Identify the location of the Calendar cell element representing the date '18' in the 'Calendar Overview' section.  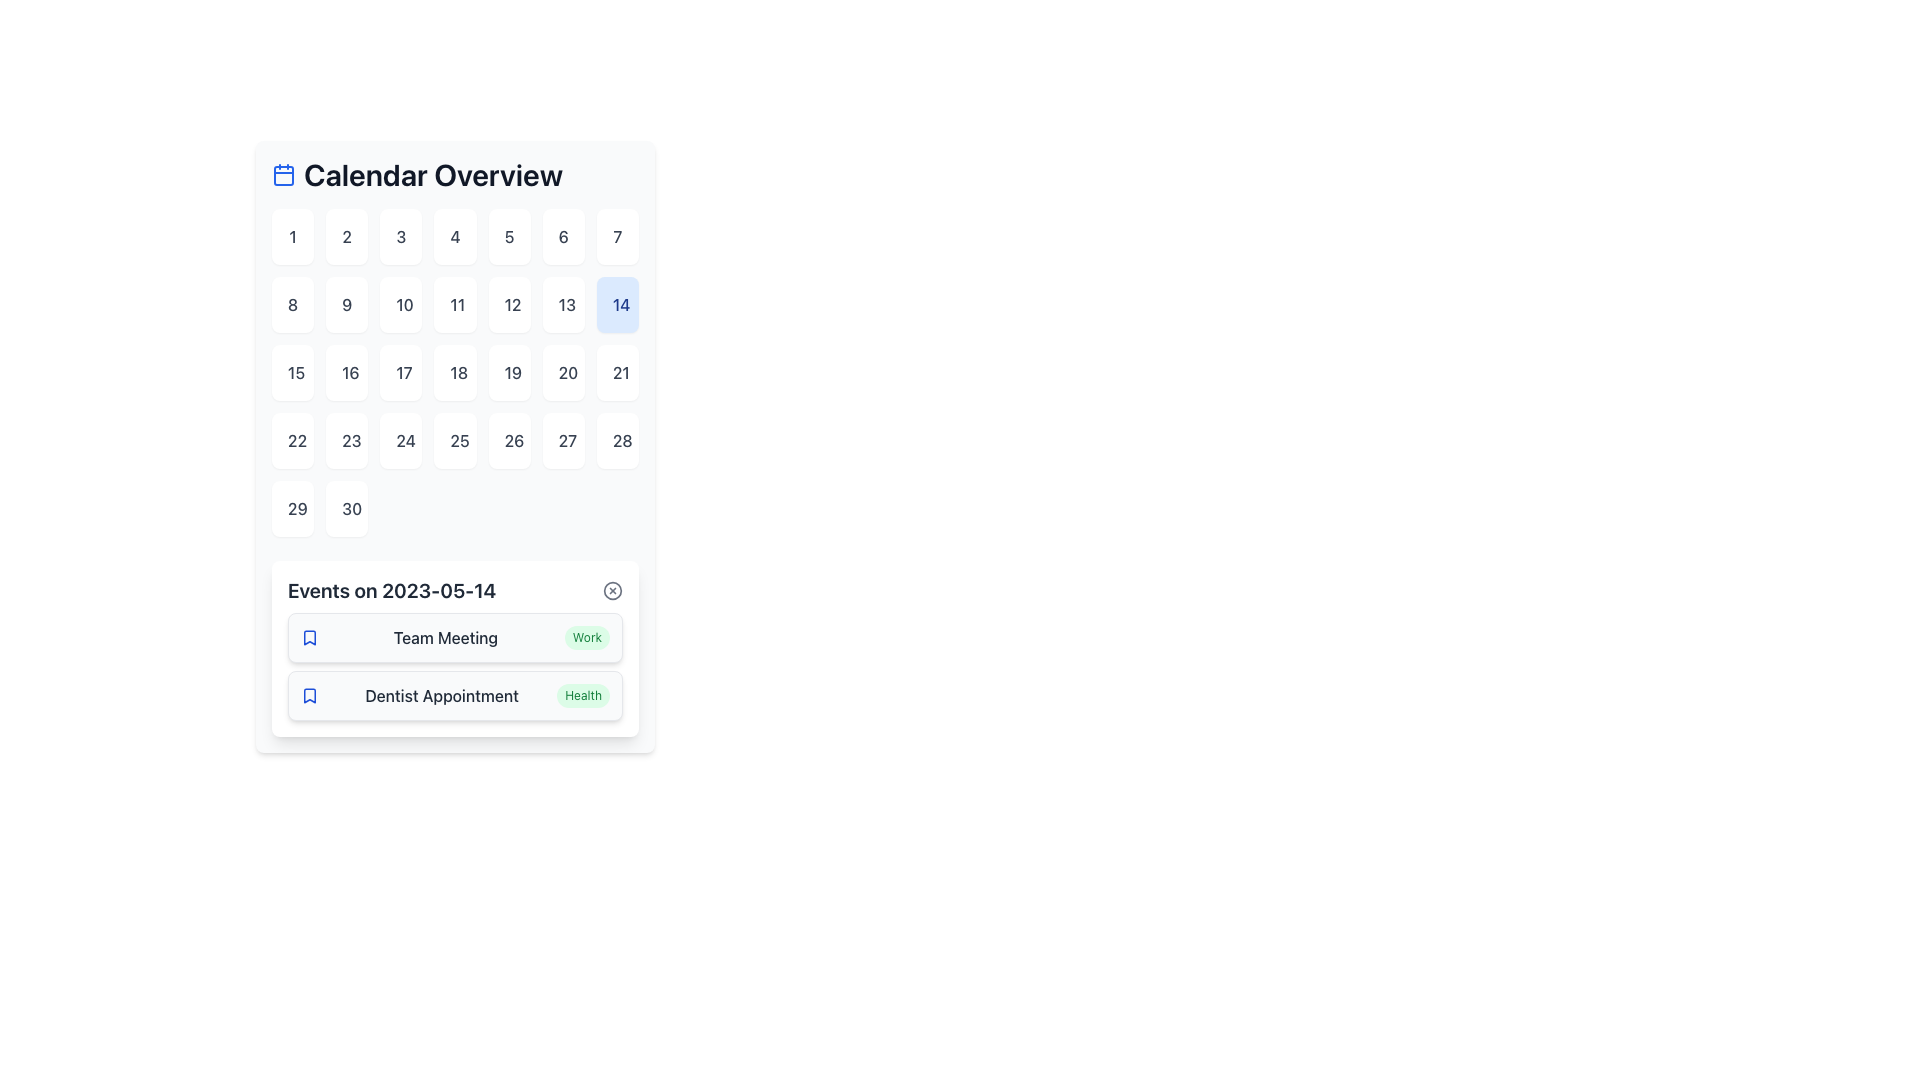
(454, 373).